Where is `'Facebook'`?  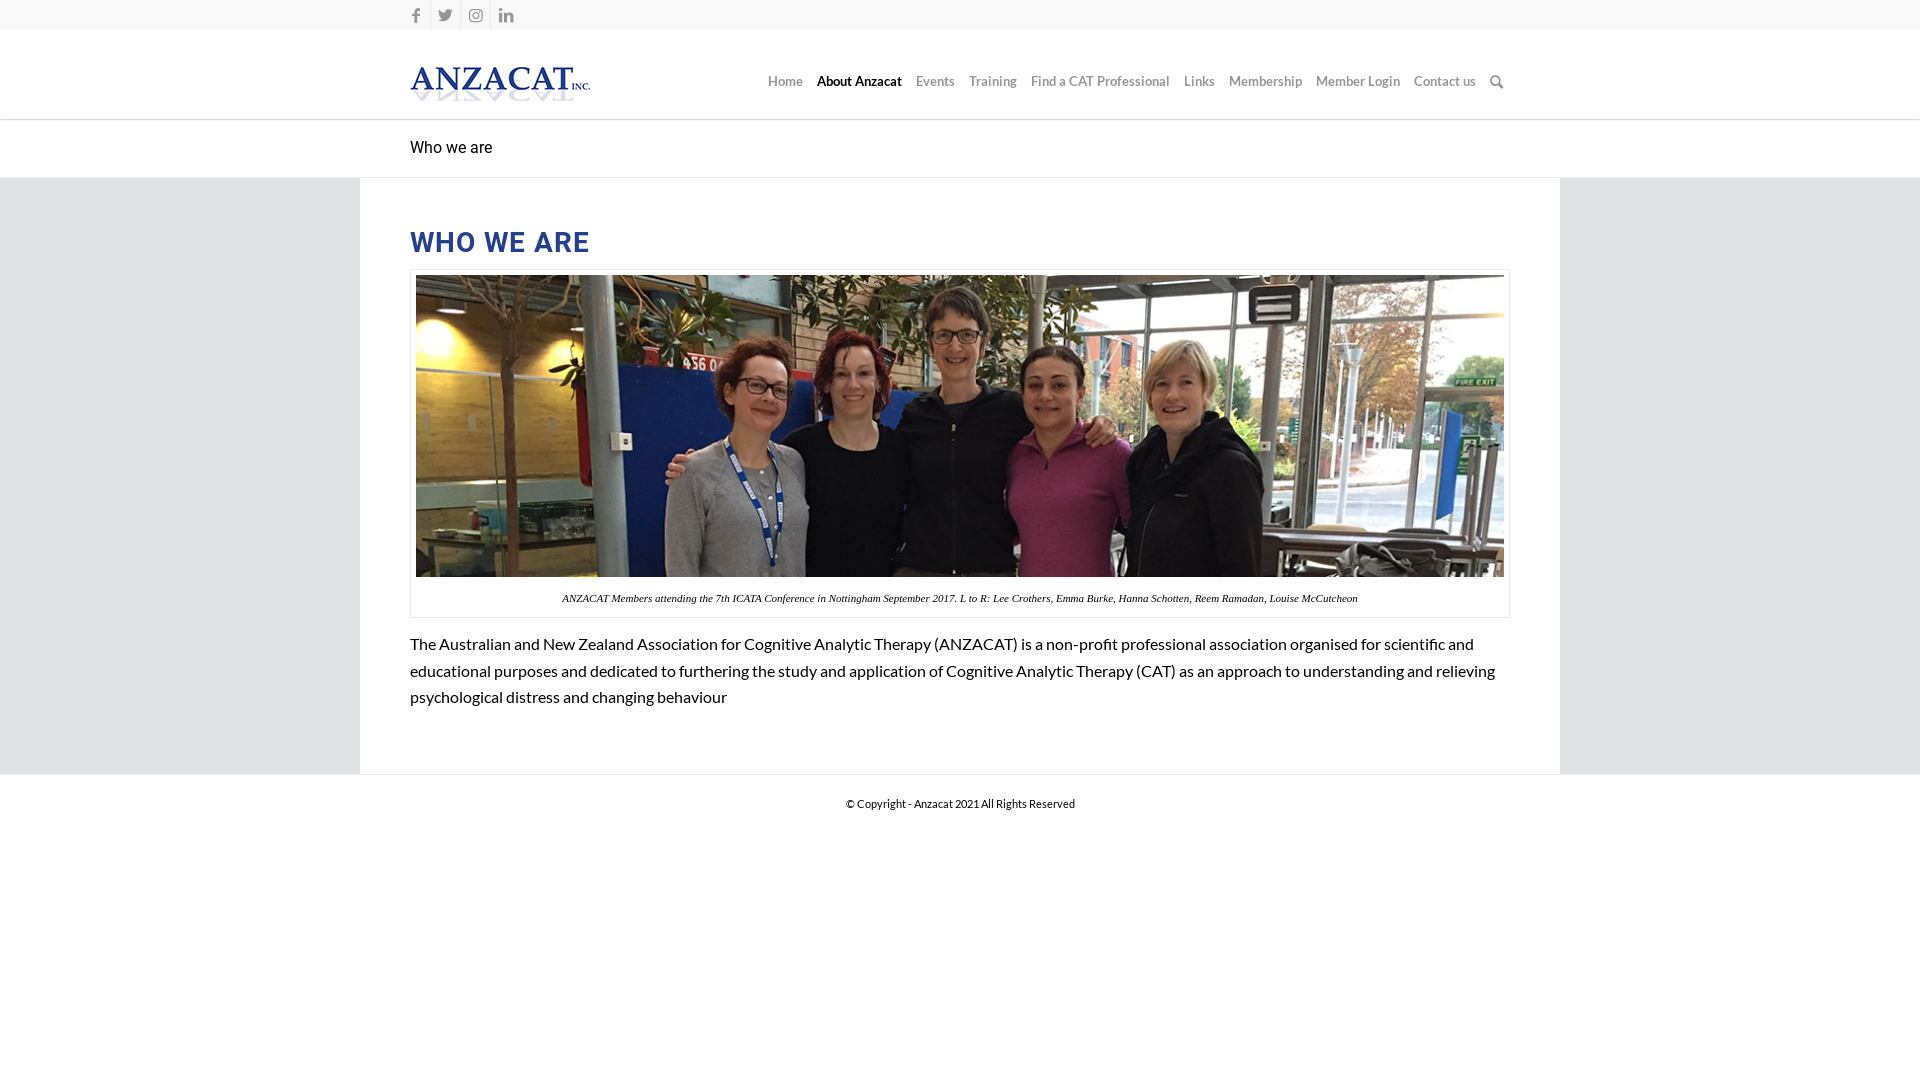
'Facebook' is located at coordinates (414, 15).